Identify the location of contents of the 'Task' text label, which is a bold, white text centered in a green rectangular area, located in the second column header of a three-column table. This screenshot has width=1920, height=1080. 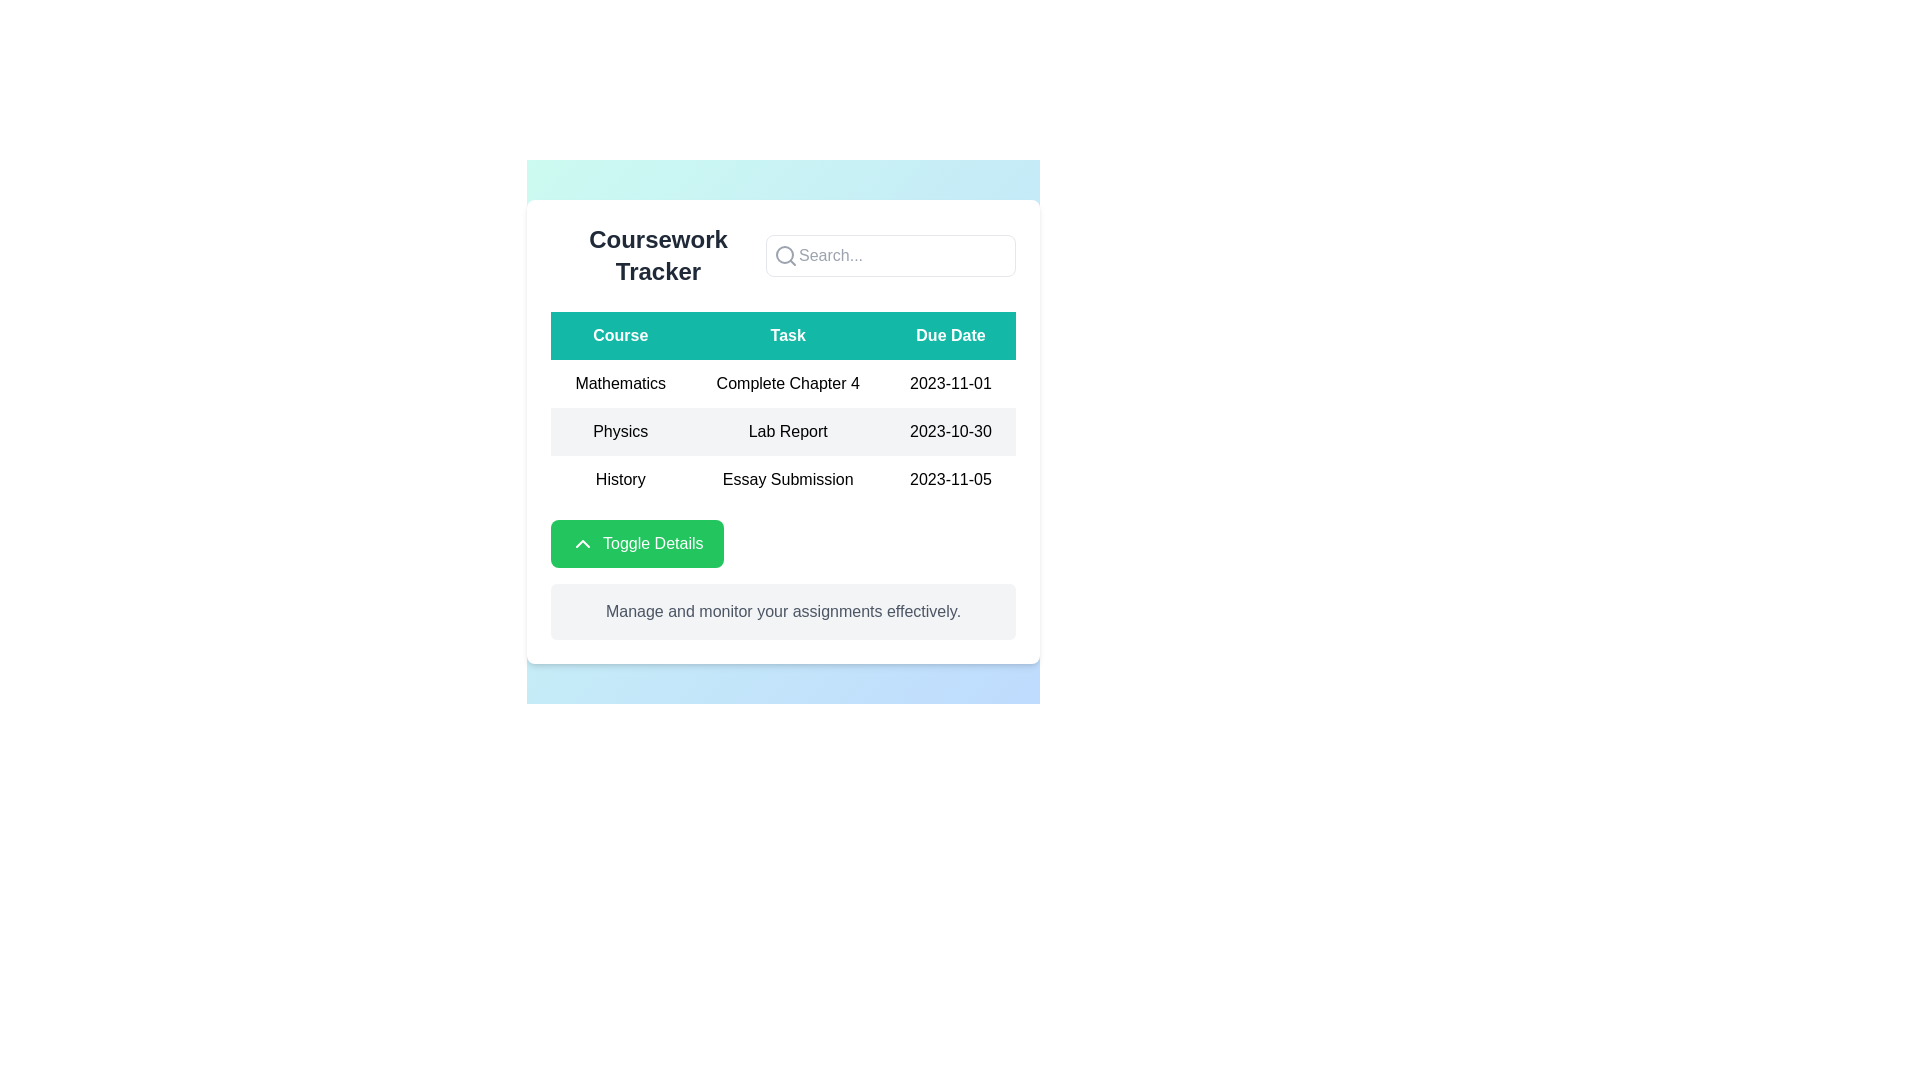
(787, 334).